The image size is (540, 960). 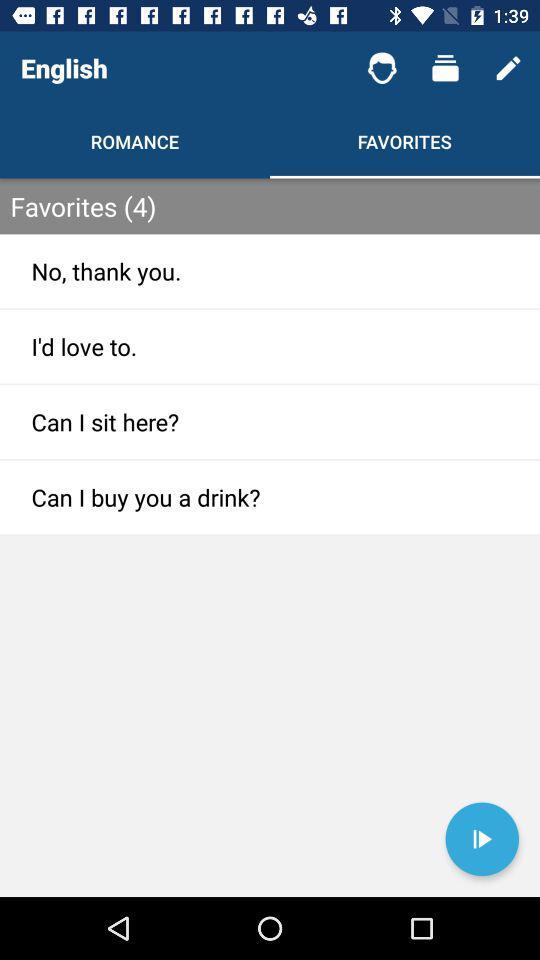 What do you see at coordinates (481, 839) in the screenshot?
I see `because back devicer` at bounding box center [481, 839].